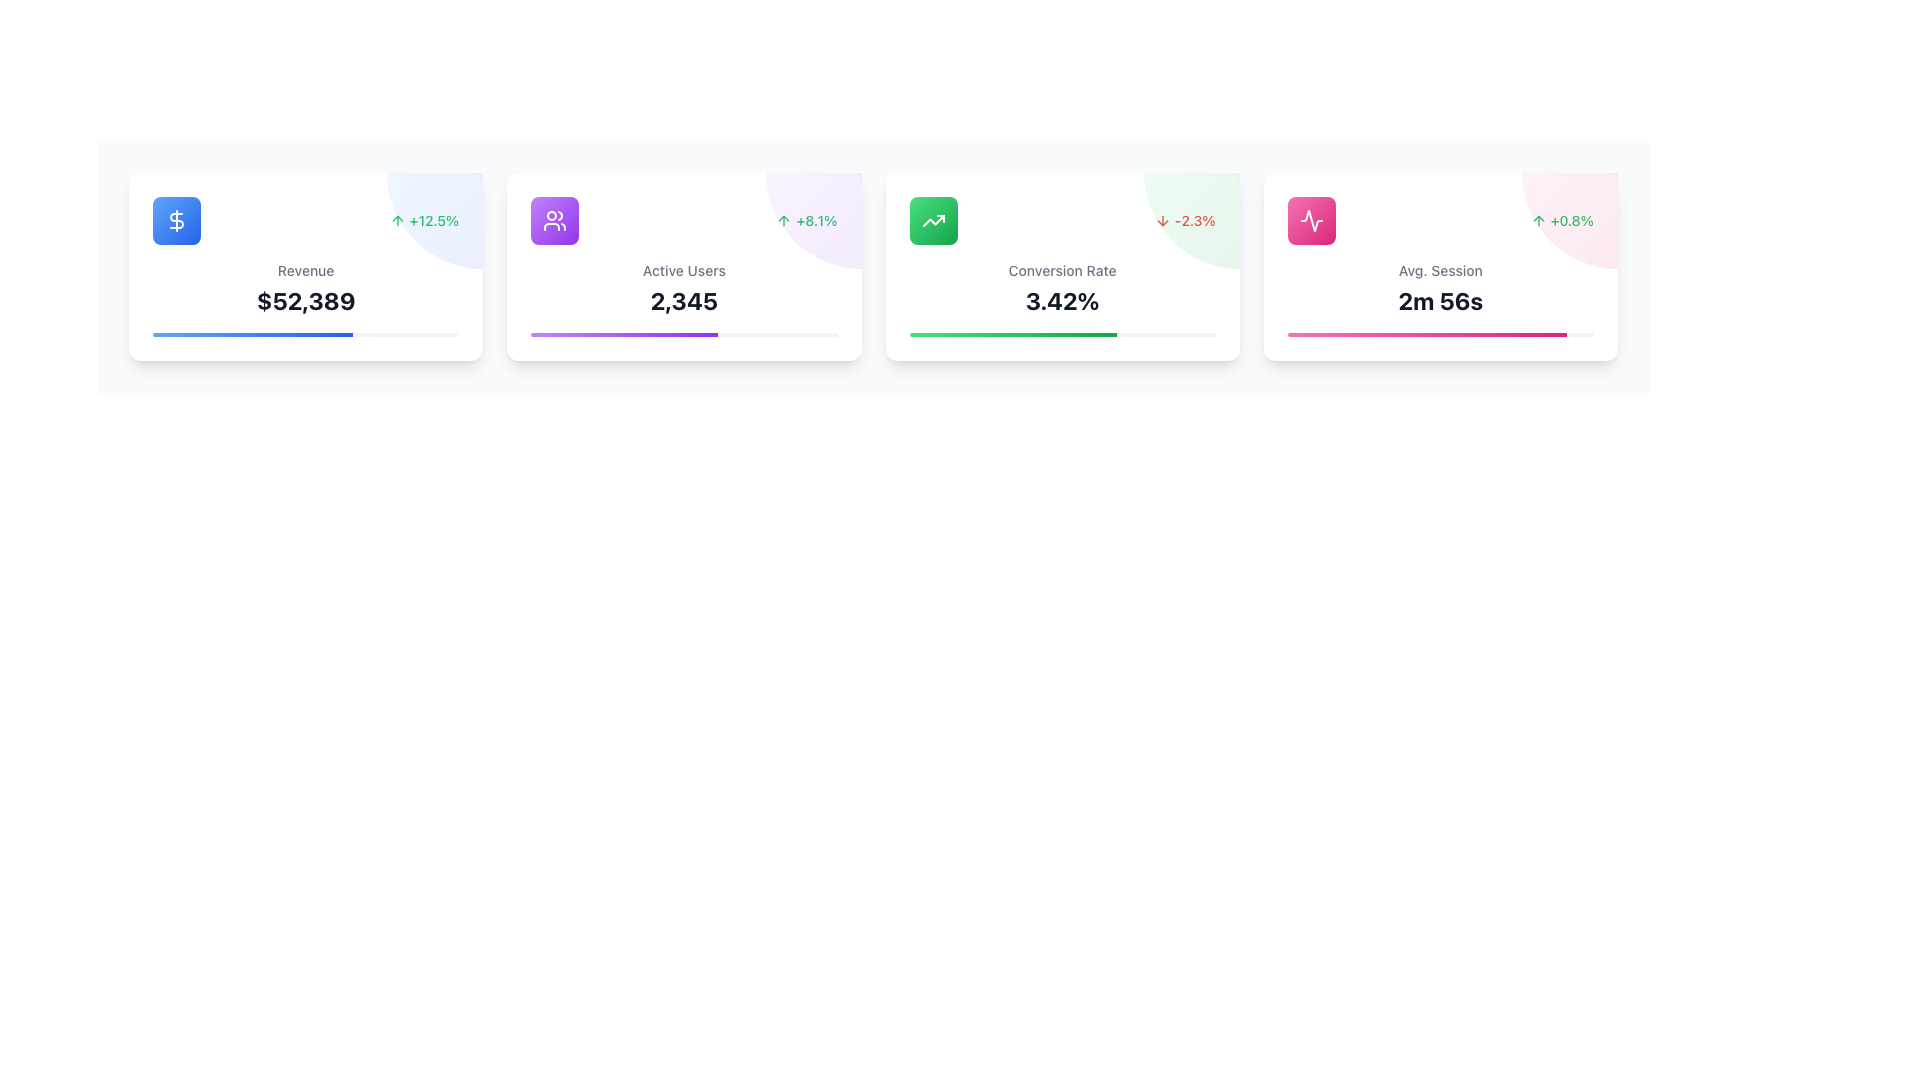 This screenshot has height=1080, width=1920. Describe the element at coordinates (1440, 334) in the screenshot. I see `the slim, horizontal progress bar located in the bottom section of the 'Avg. Session' card` at that location.